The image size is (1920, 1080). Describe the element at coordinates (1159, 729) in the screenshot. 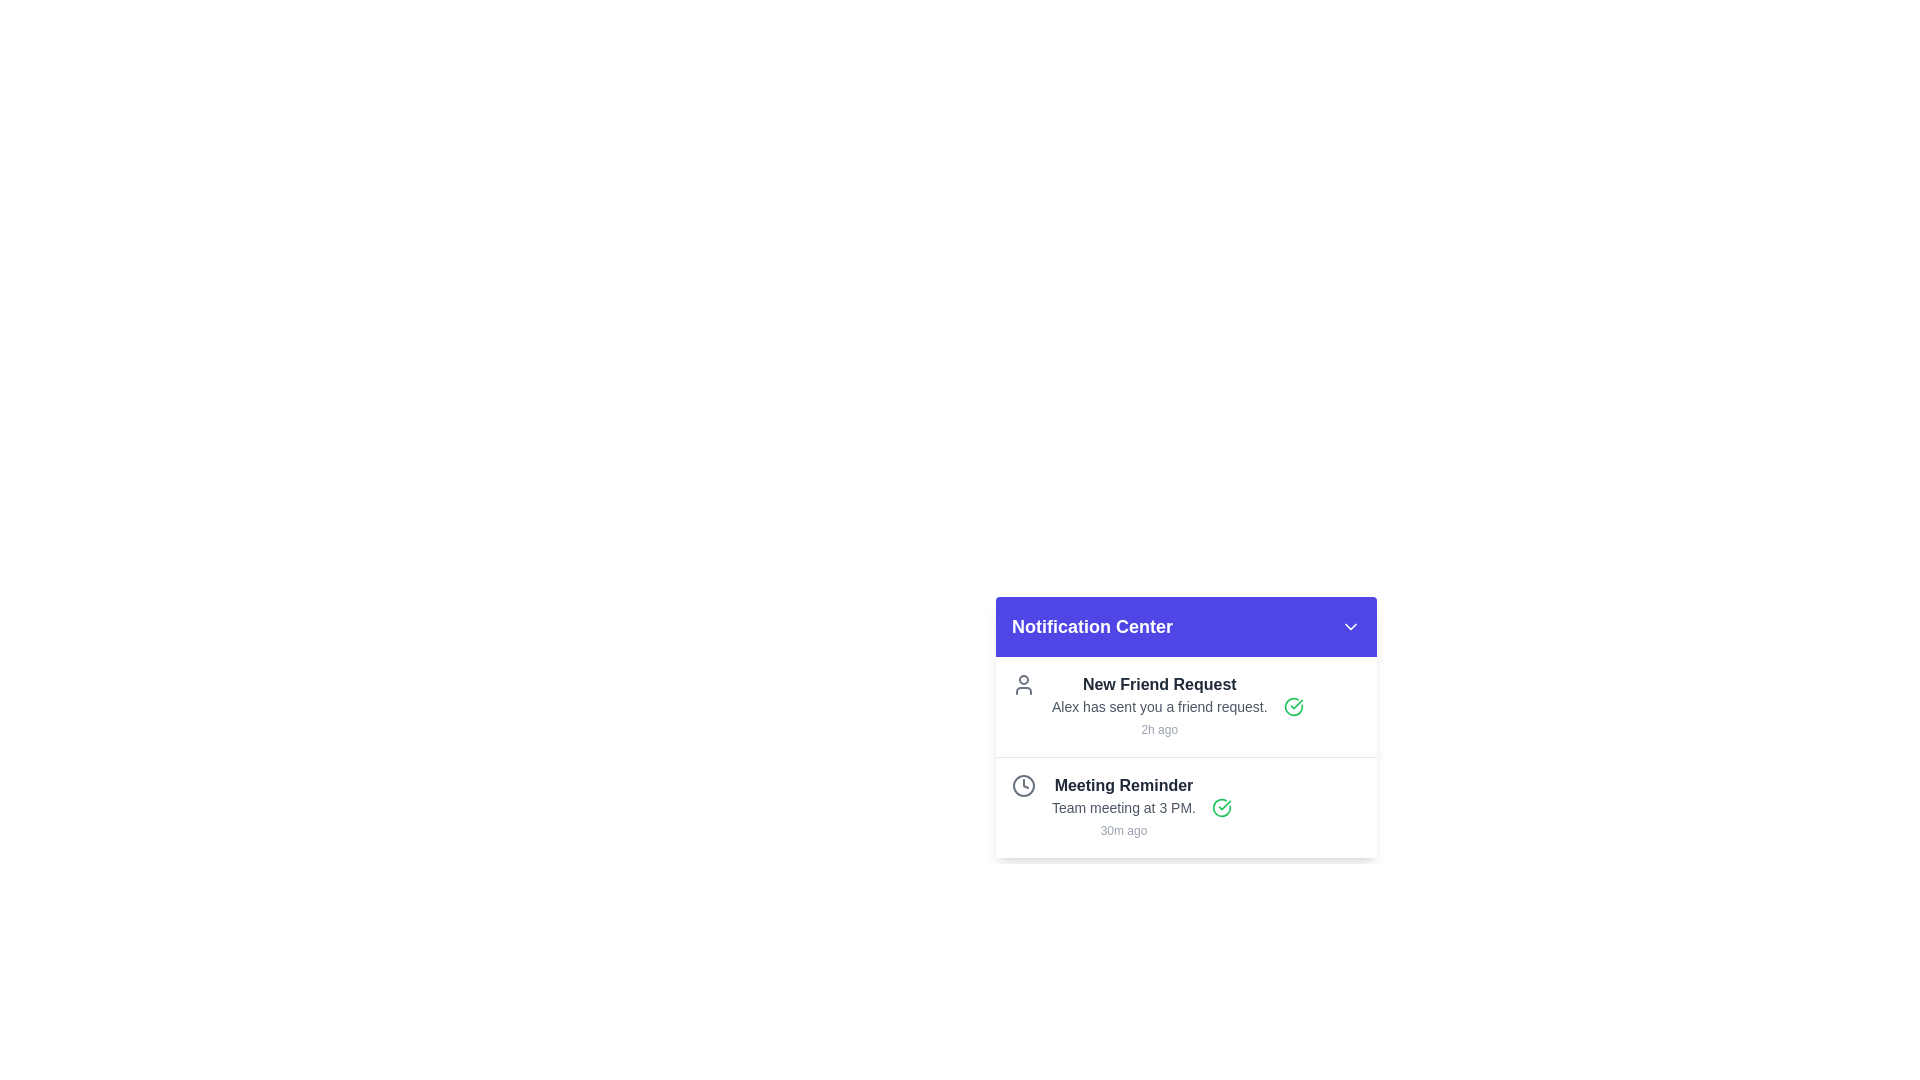

I see `the timestamp text label located at the bottom right of the 'New Friend Request' notification, which indicates the elapsed time since the notification was generated` at that location.